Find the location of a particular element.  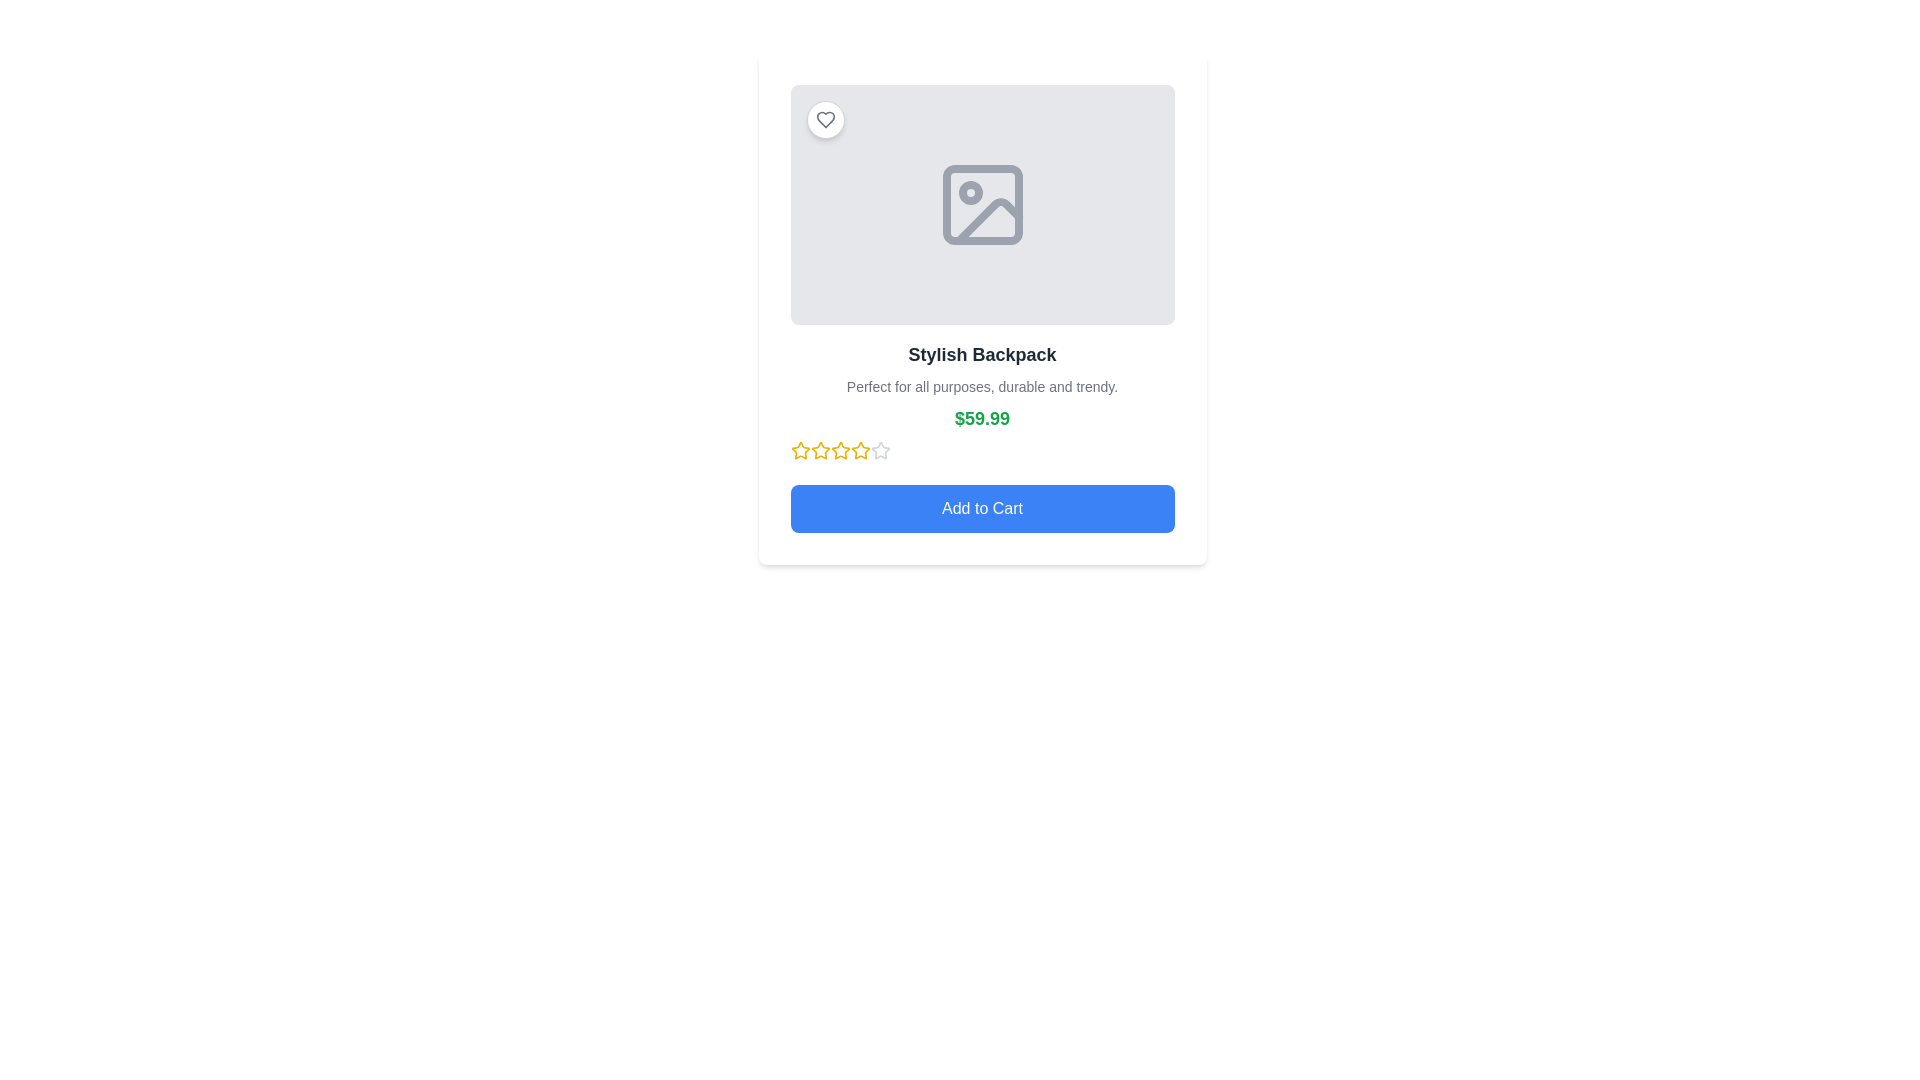

the fourth yellow rating star icon indicating a filled state, located below the product name 'Stylish Backpack' and price '$59.99' is located at coordinates (860, 451).